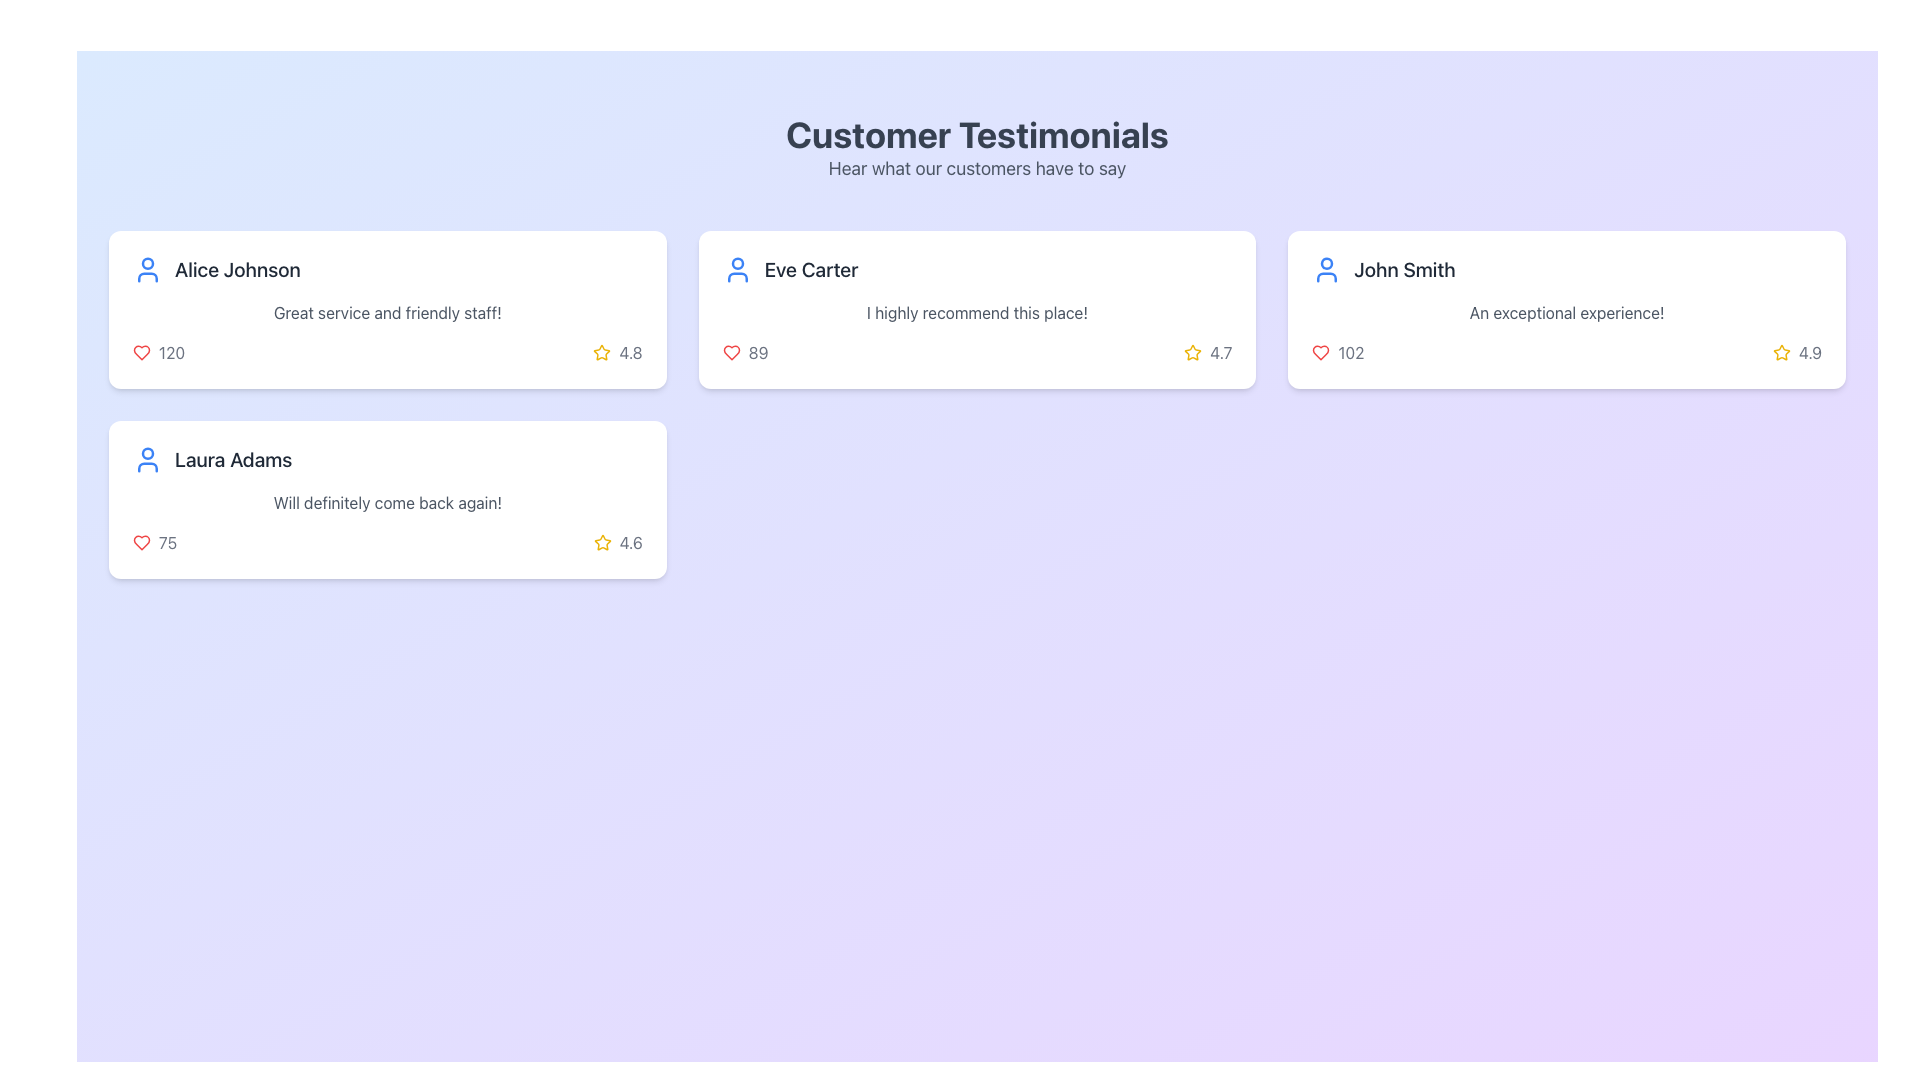 This screenshot has height=1080, width=1920. Describe the element at coordinates (730, 352) in the screenshot. I see `the red heart-shaped icon located in the upper-right quadrant of the page layout, which is part of the testimonial card for 'Eve Carter'` at that location.